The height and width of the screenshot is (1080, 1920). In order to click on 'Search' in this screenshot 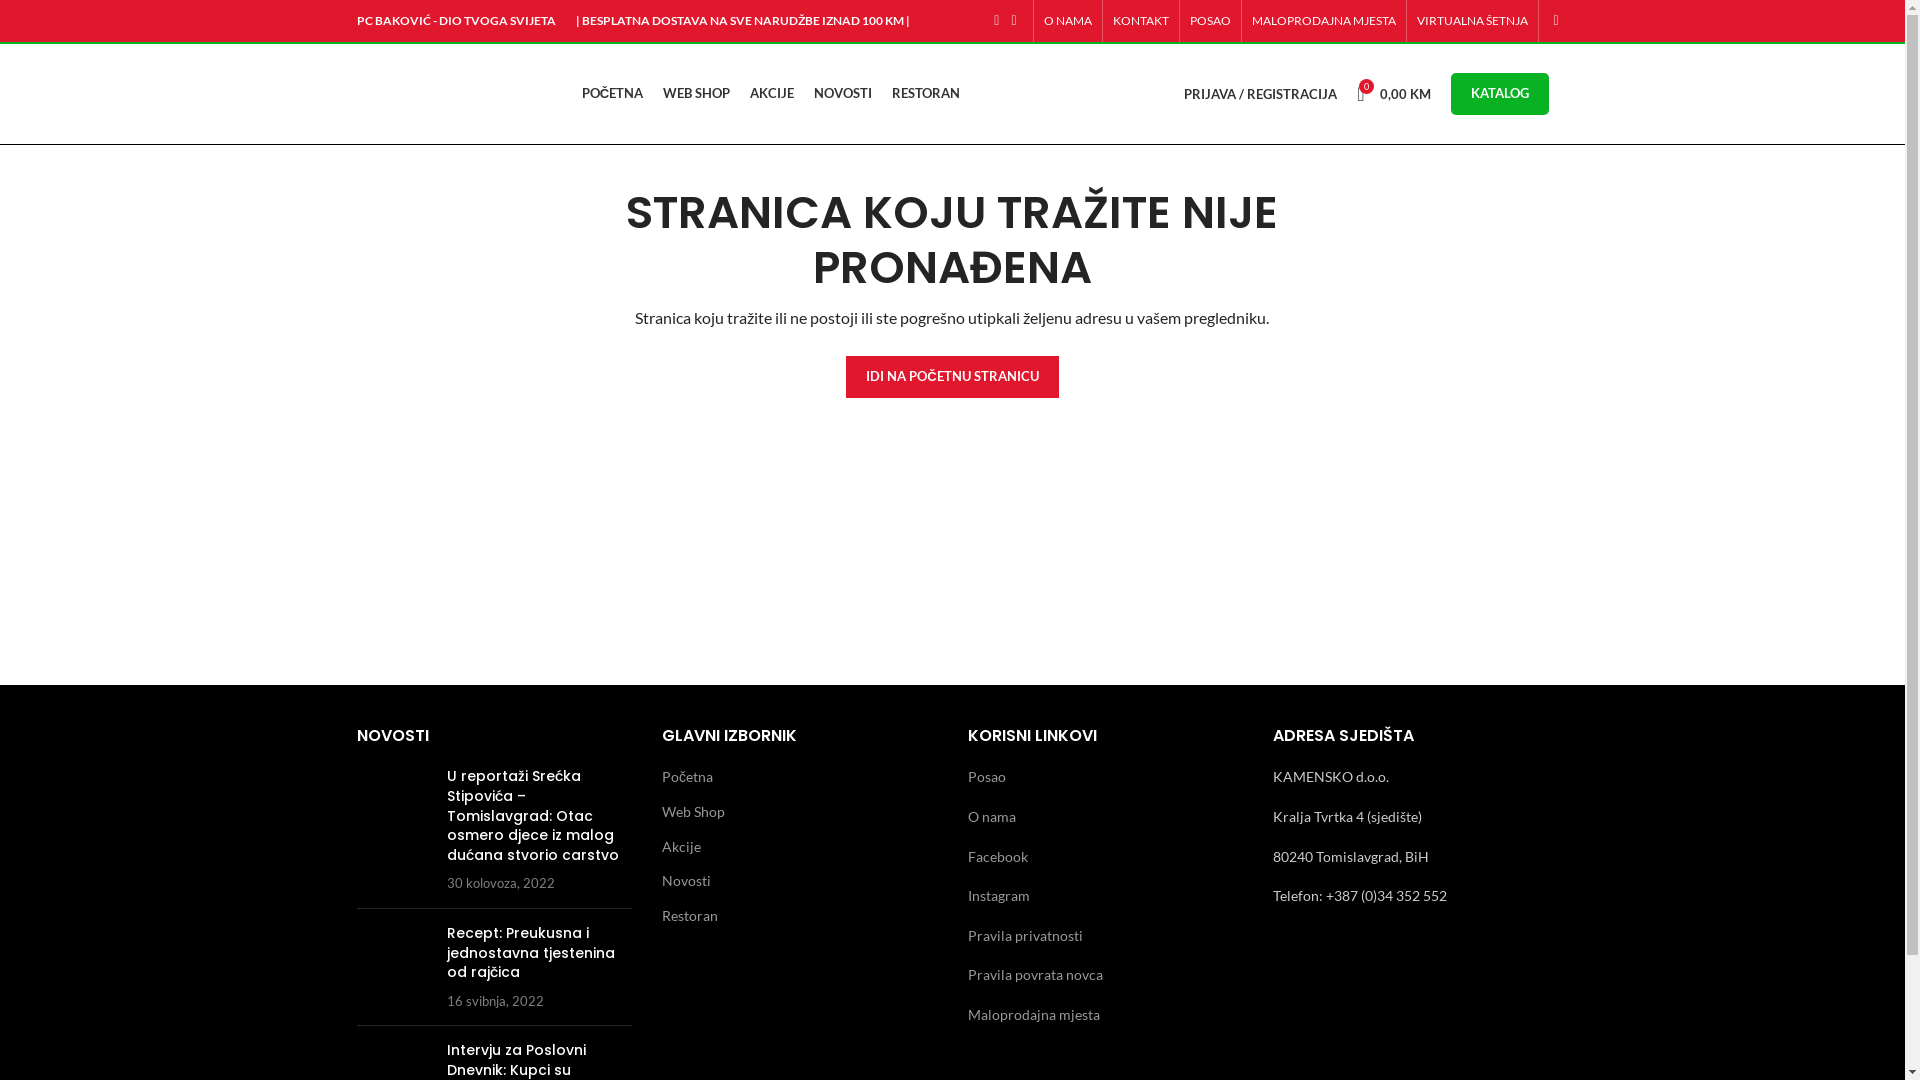, I will do `click(1546, 20)`.